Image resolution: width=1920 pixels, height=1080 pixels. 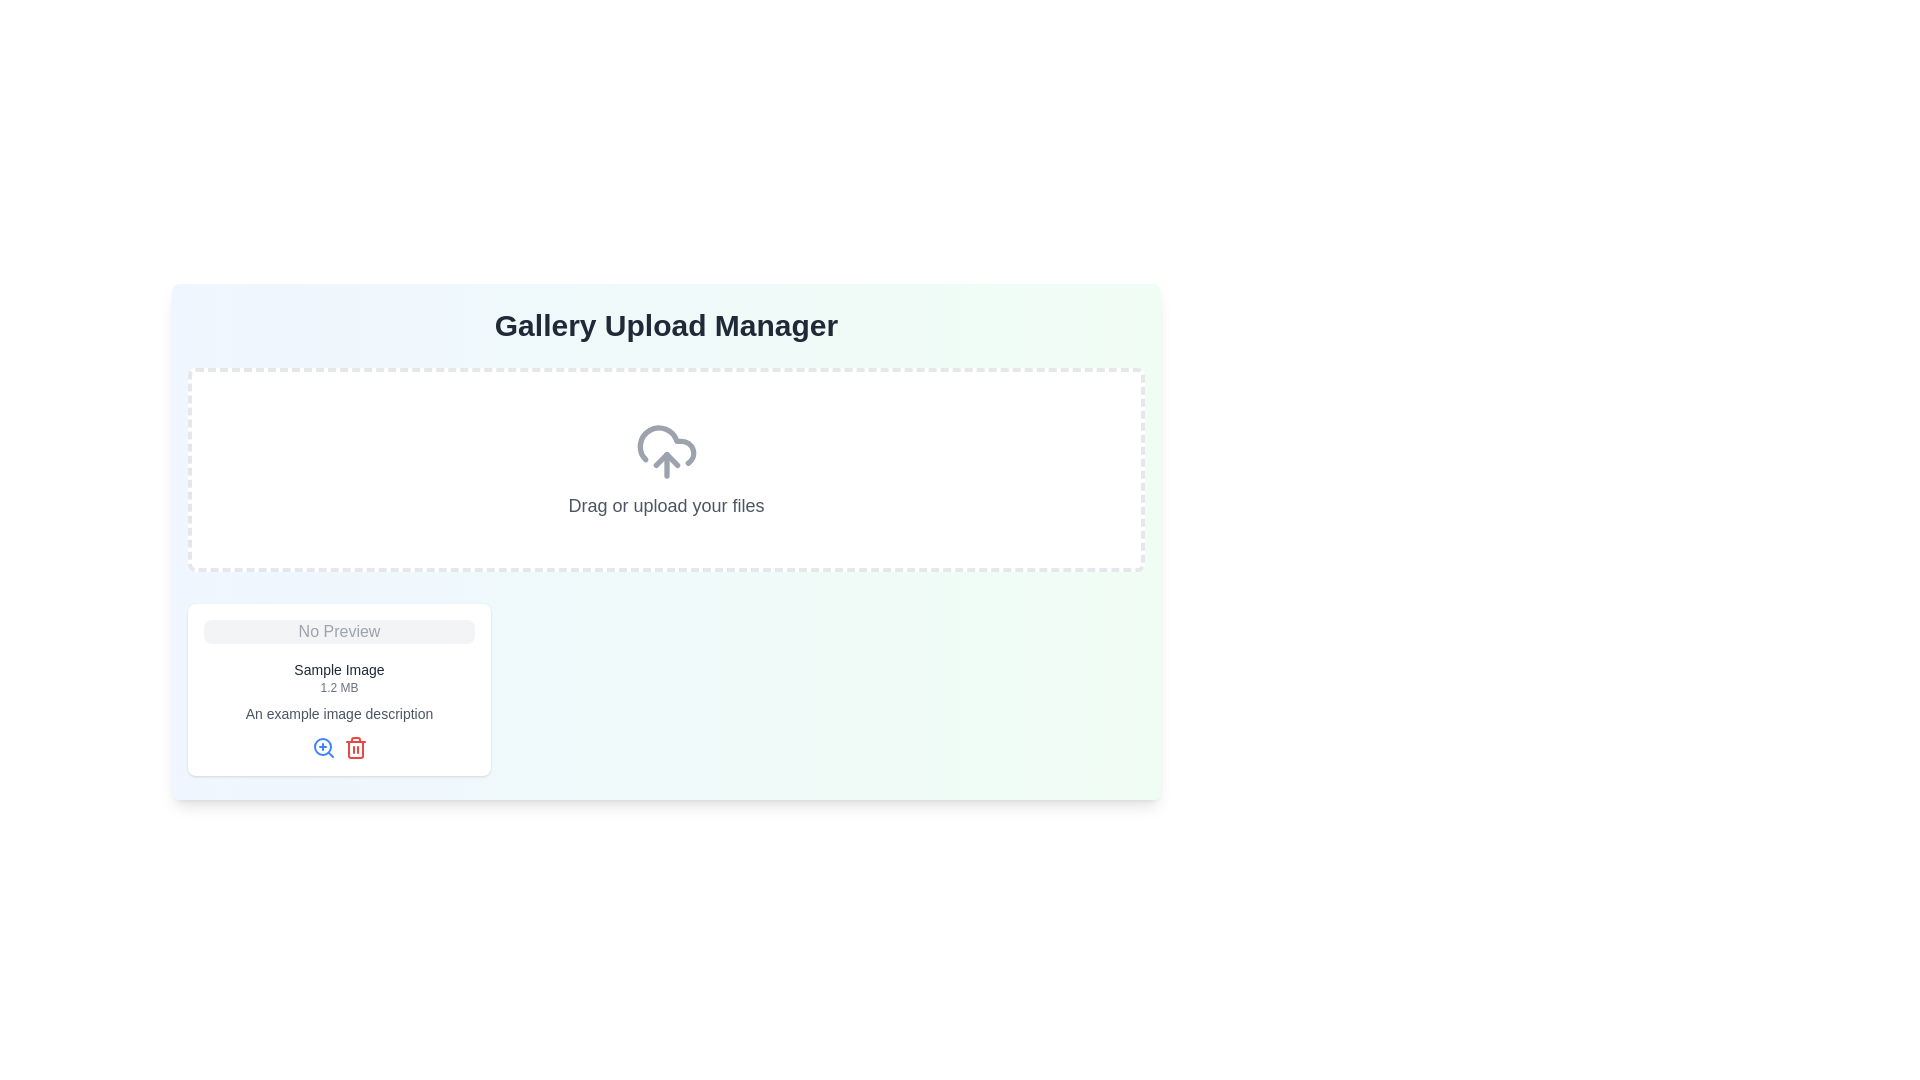 I want to click on the Drag-and-drop upload area element with a dashed border and a cloud icon, which is centrally located in the Gallery Upload Manager, to trigger potential visual feedback, so click(x=666, y=470).